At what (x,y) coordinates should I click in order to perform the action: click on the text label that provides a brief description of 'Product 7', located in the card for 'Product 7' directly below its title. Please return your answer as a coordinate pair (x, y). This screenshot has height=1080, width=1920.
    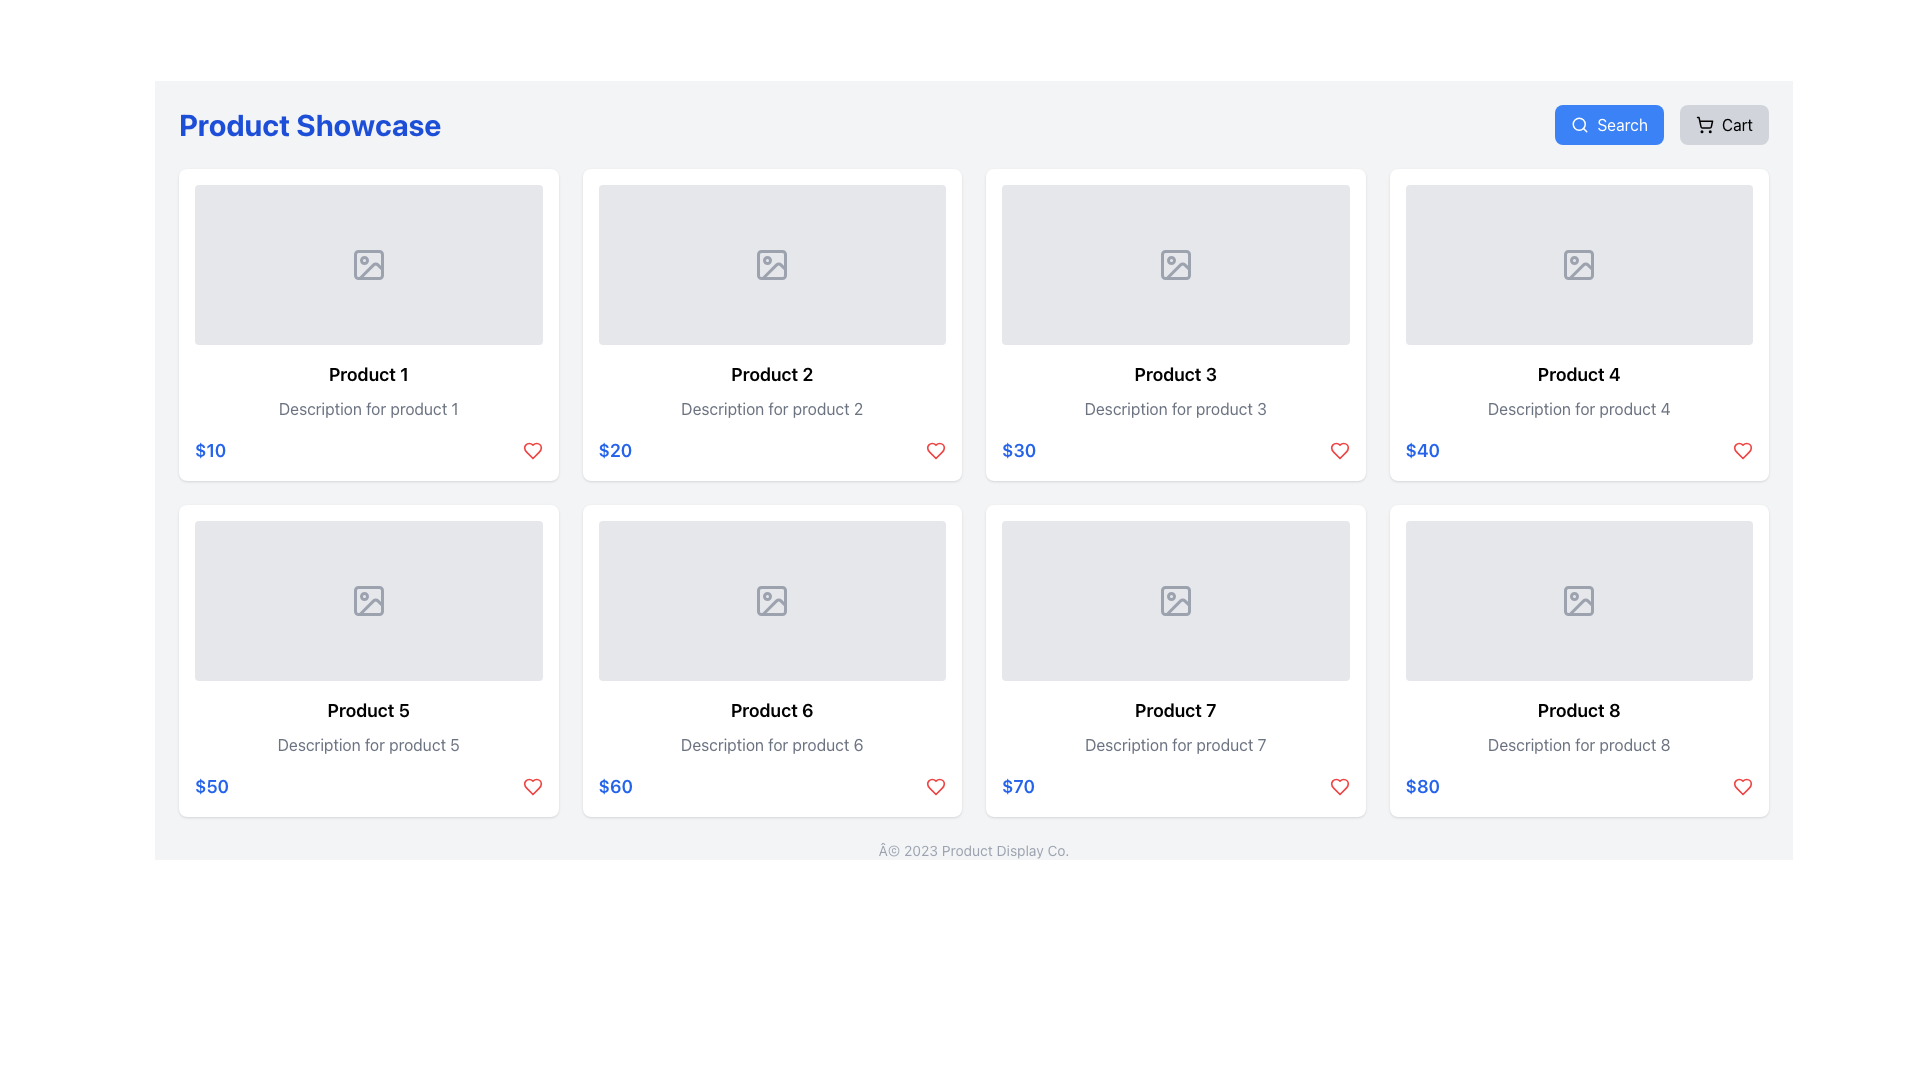
    Looking at the image, I should click on (1175, 744).